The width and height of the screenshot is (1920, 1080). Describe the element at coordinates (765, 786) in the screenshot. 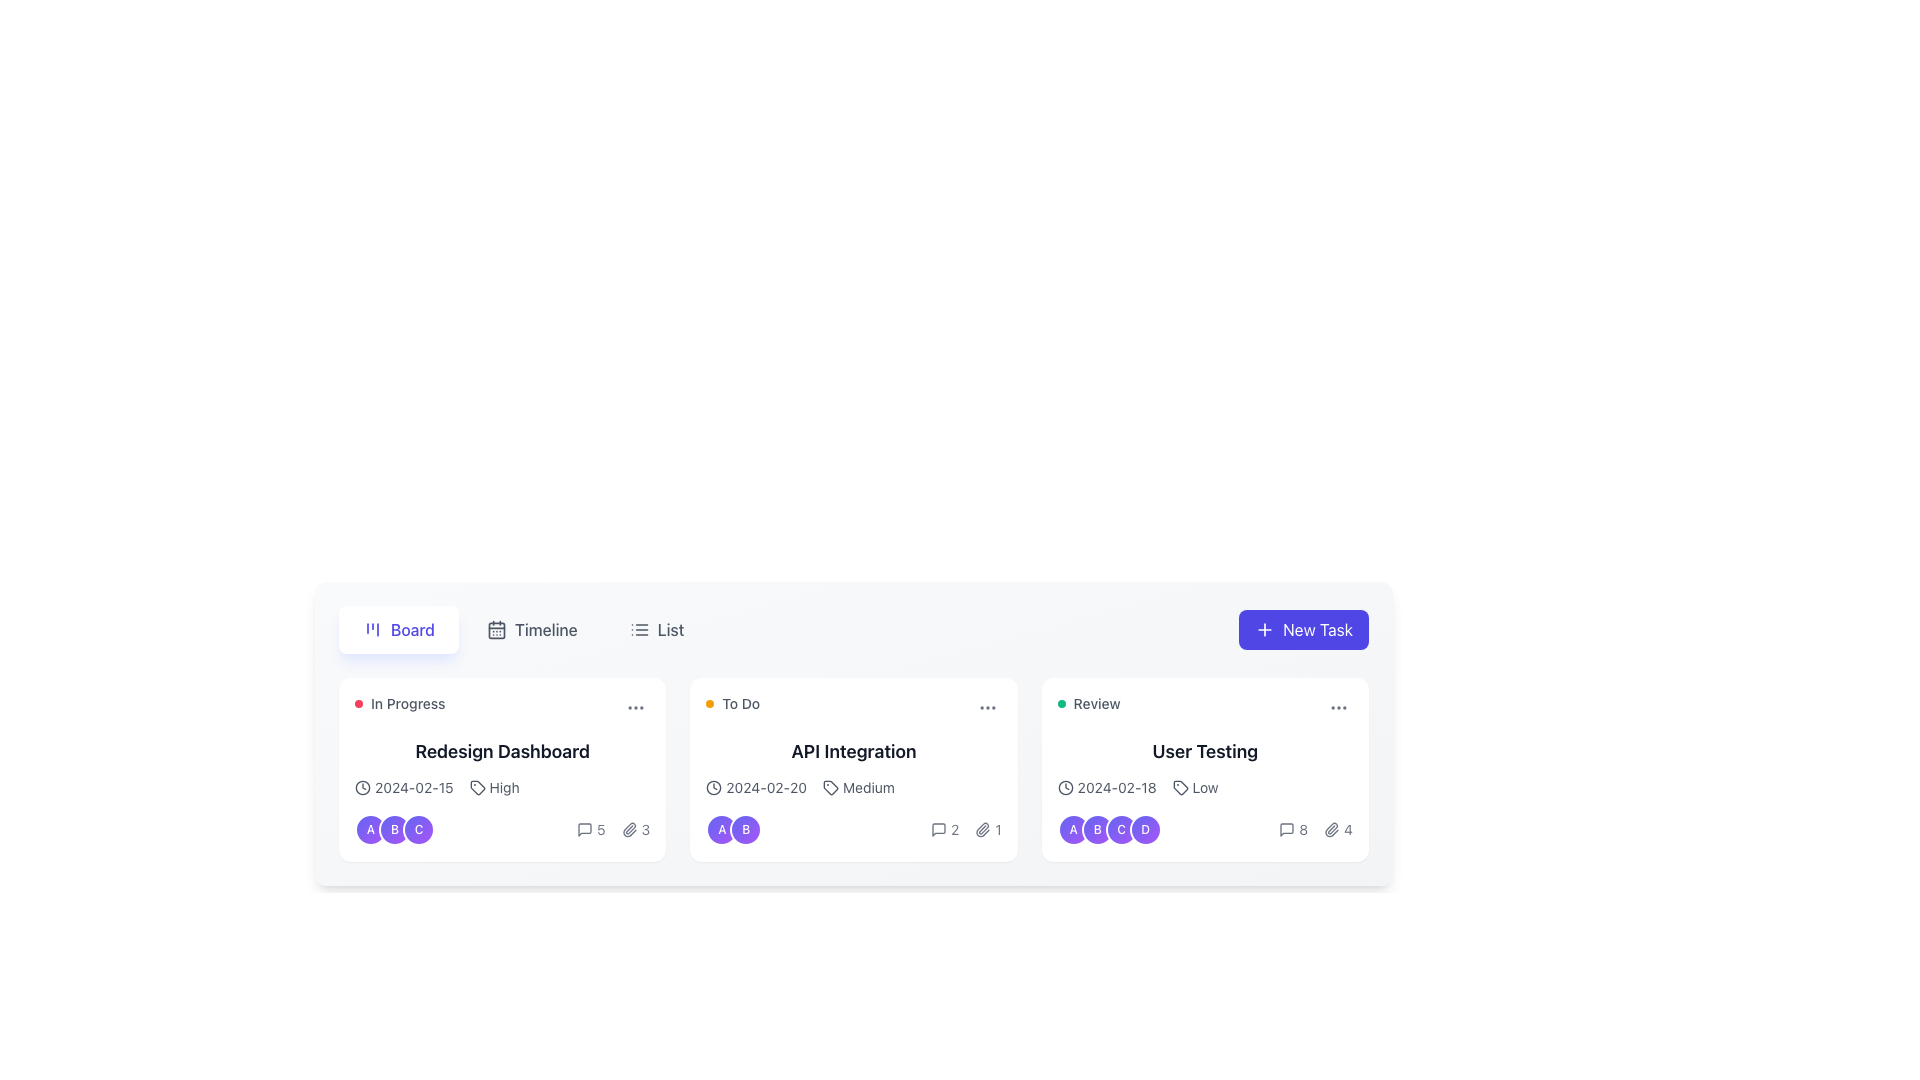

I see `the text label representing the date within the 'API Integration' card under the 'To Do' category, located below the task title and to the right of the clock icon` at that location.